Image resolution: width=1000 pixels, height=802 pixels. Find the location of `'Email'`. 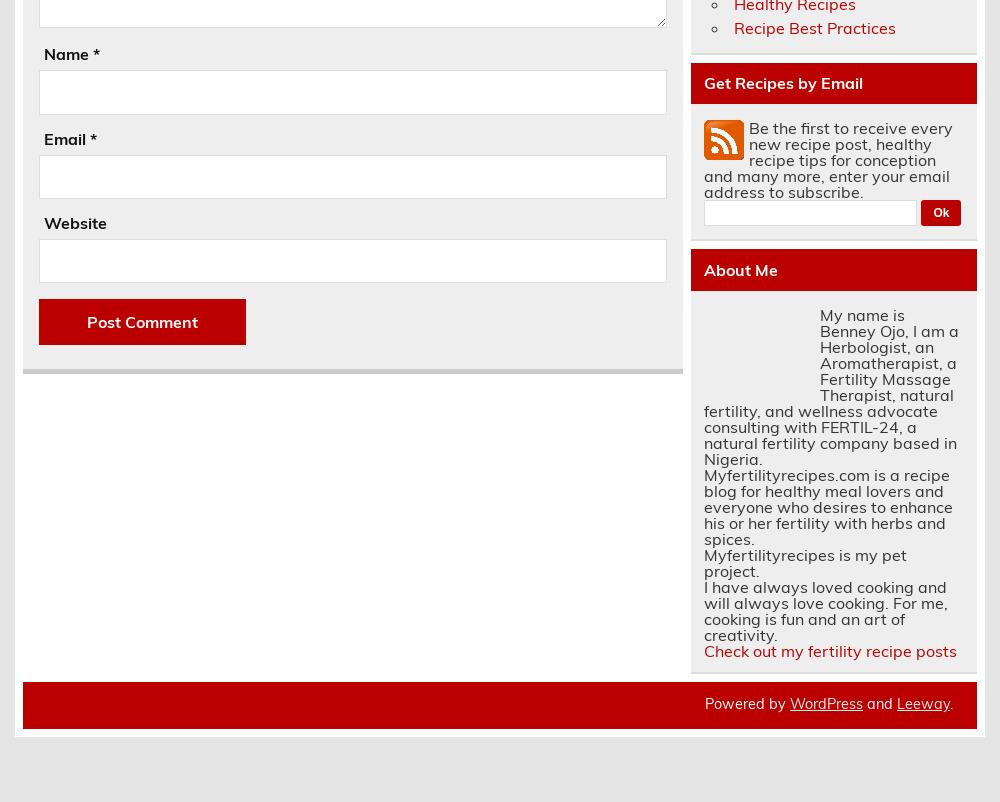

'Email' is located at coordinates (65, 137).